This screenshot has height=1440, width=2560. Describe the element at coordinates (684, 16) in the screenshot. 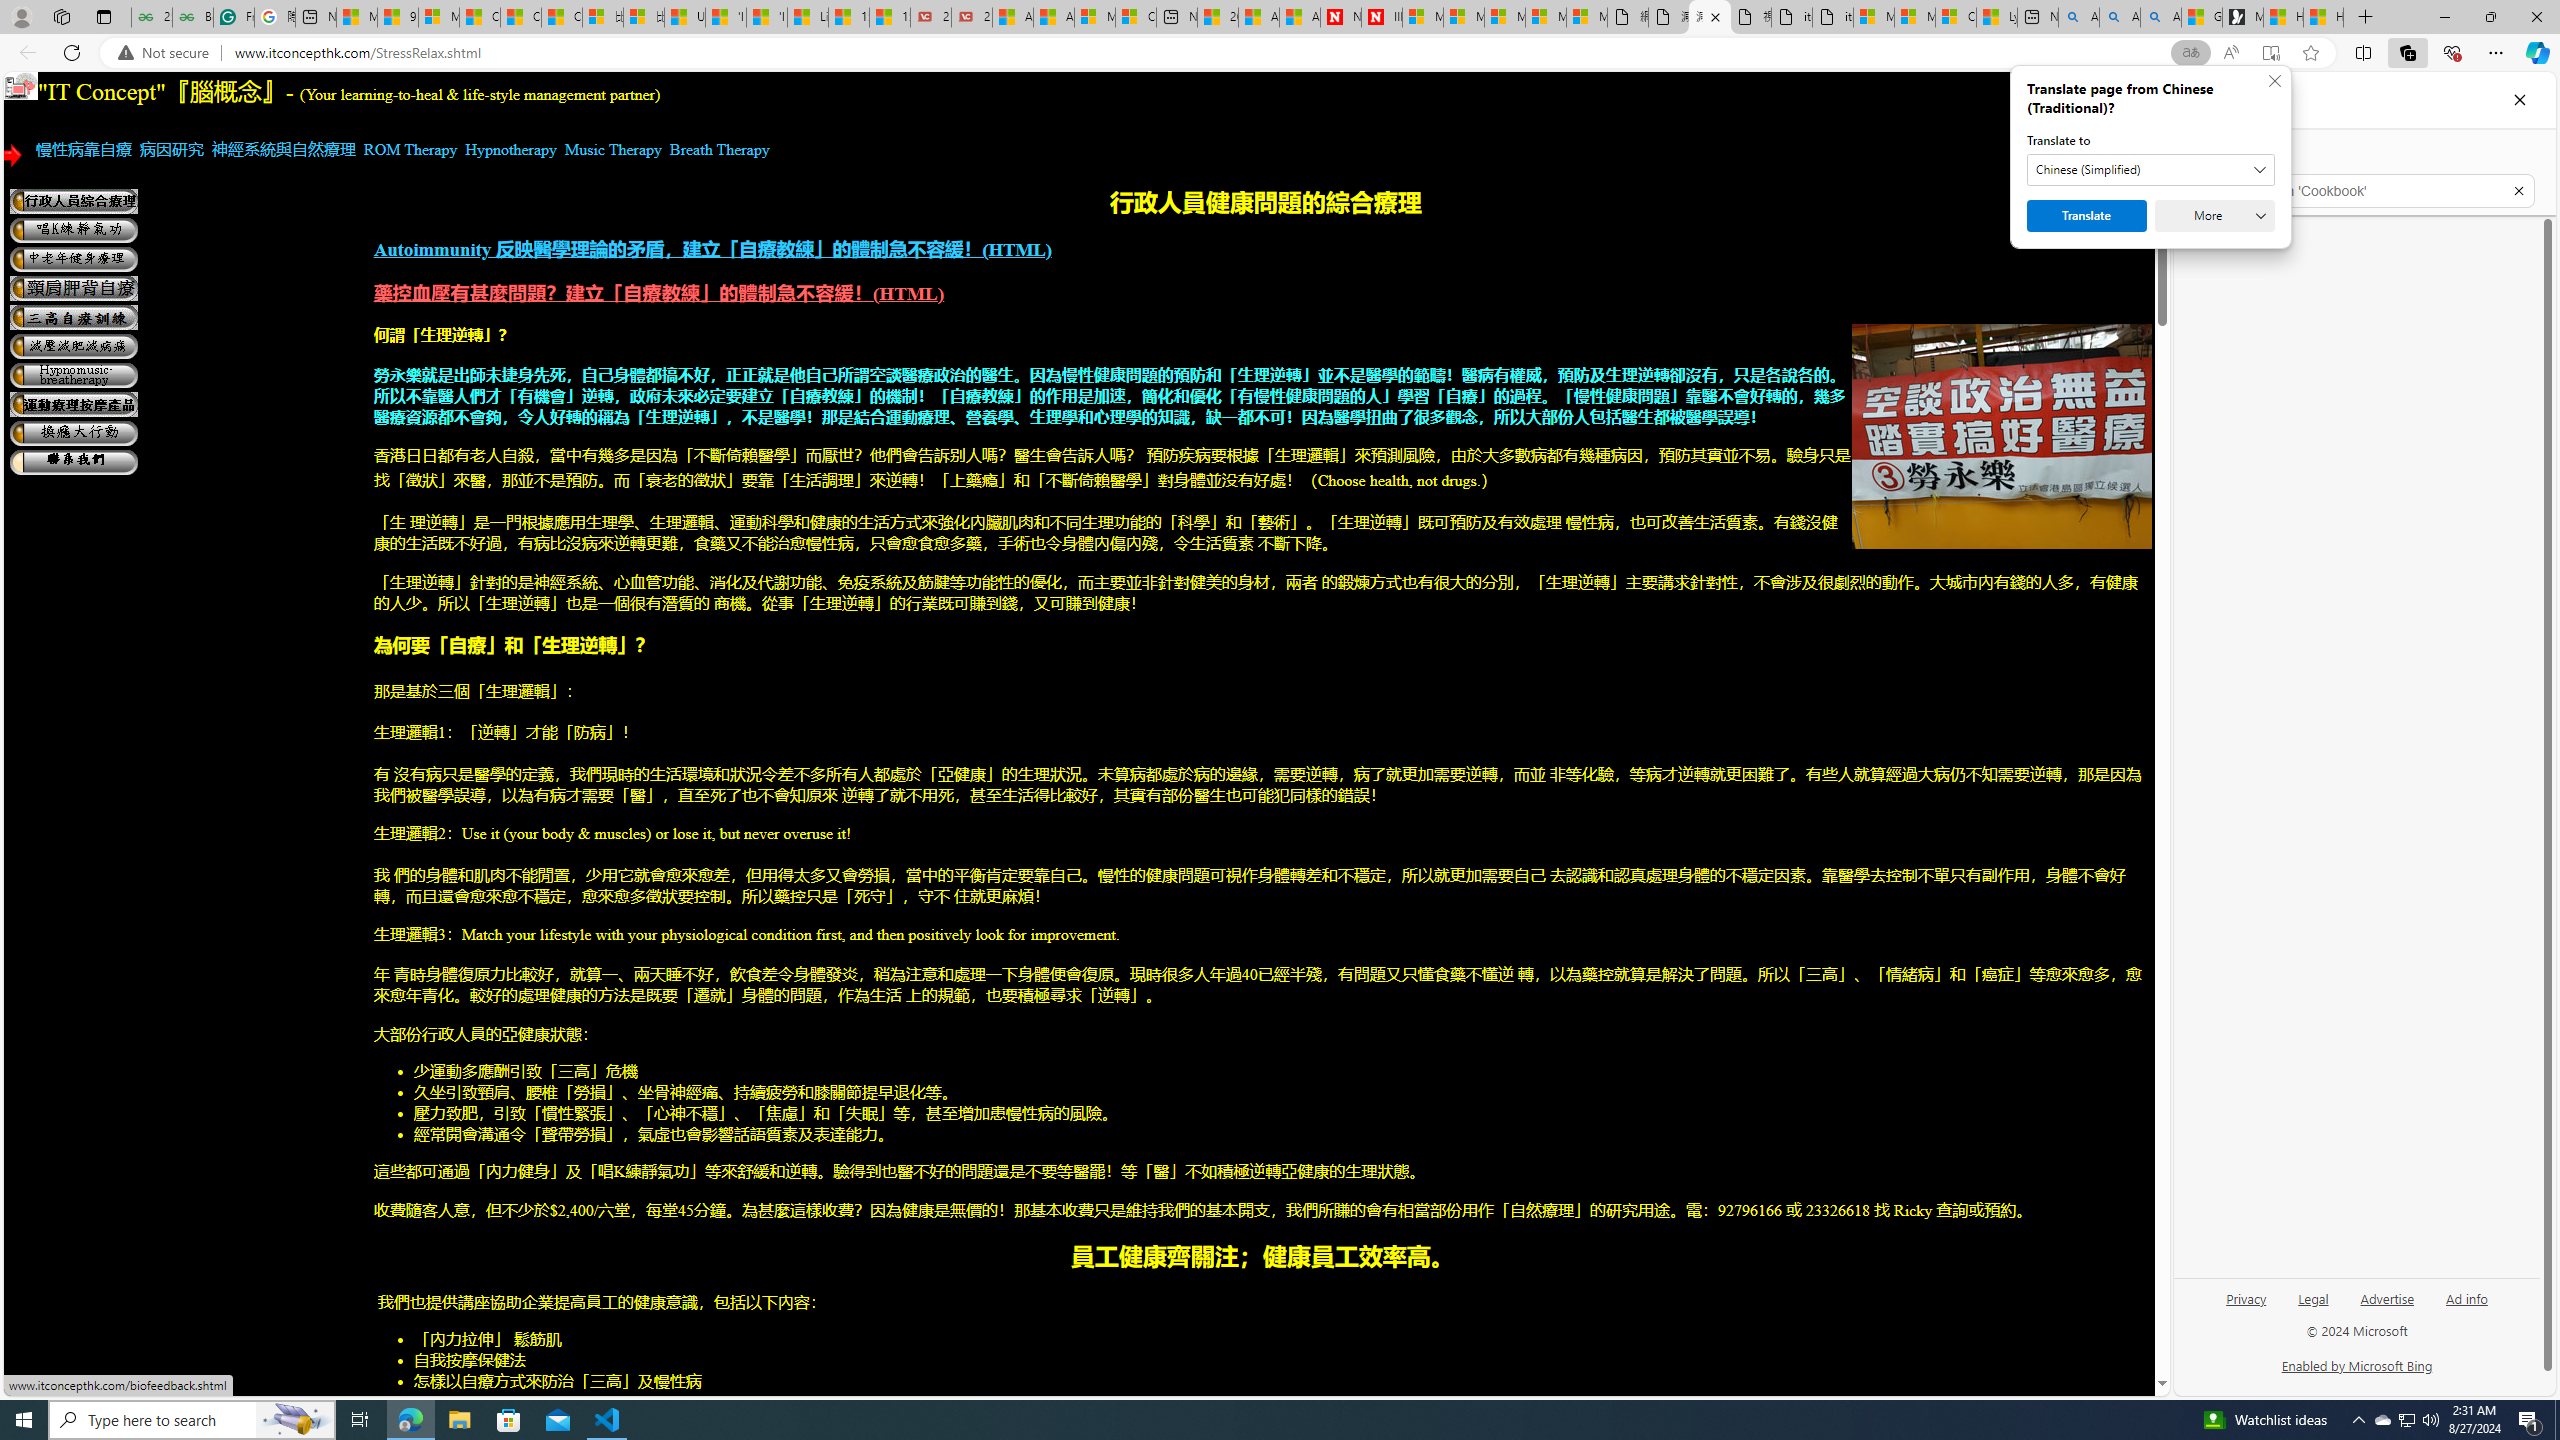

I see `'USA TODAY - MSN'` at that location.